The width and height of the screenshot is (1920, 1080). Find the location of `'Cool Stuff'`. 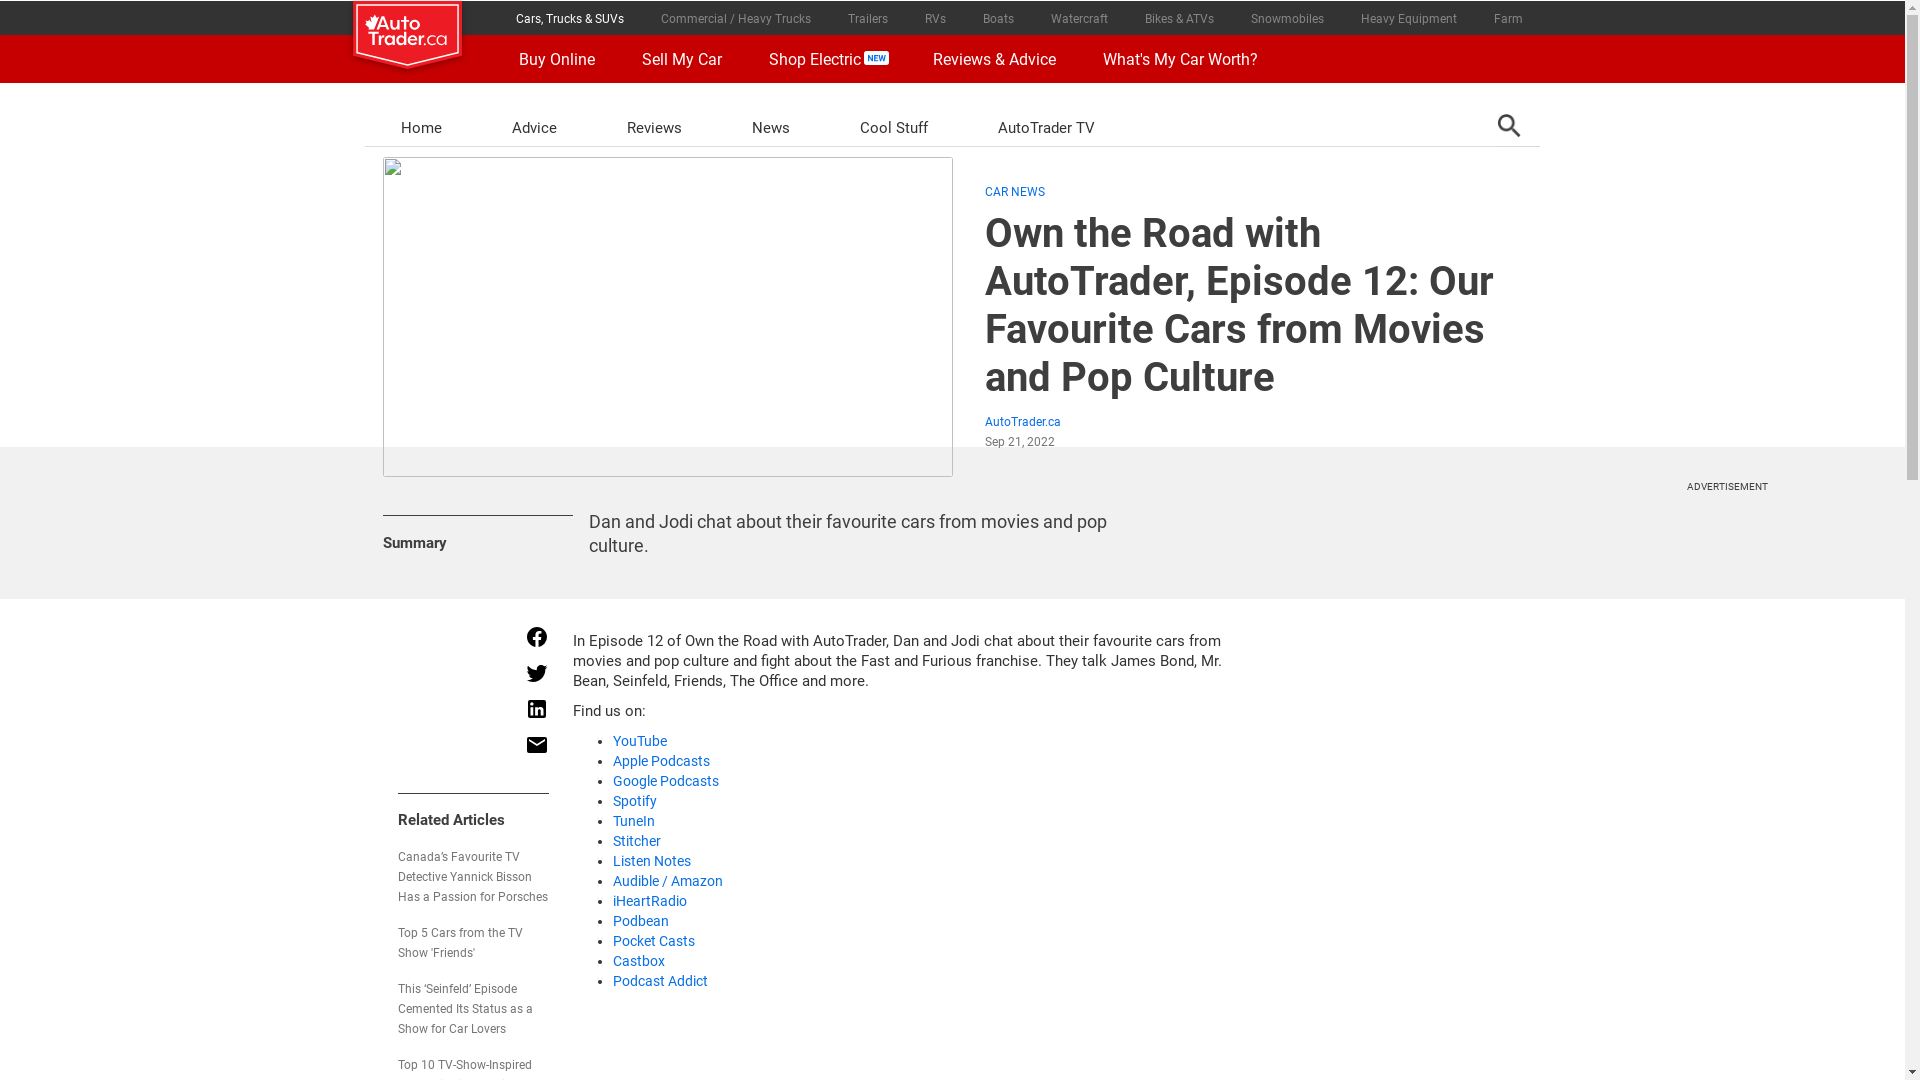

'Cool Stuff' is located at coordinates (892, 127).